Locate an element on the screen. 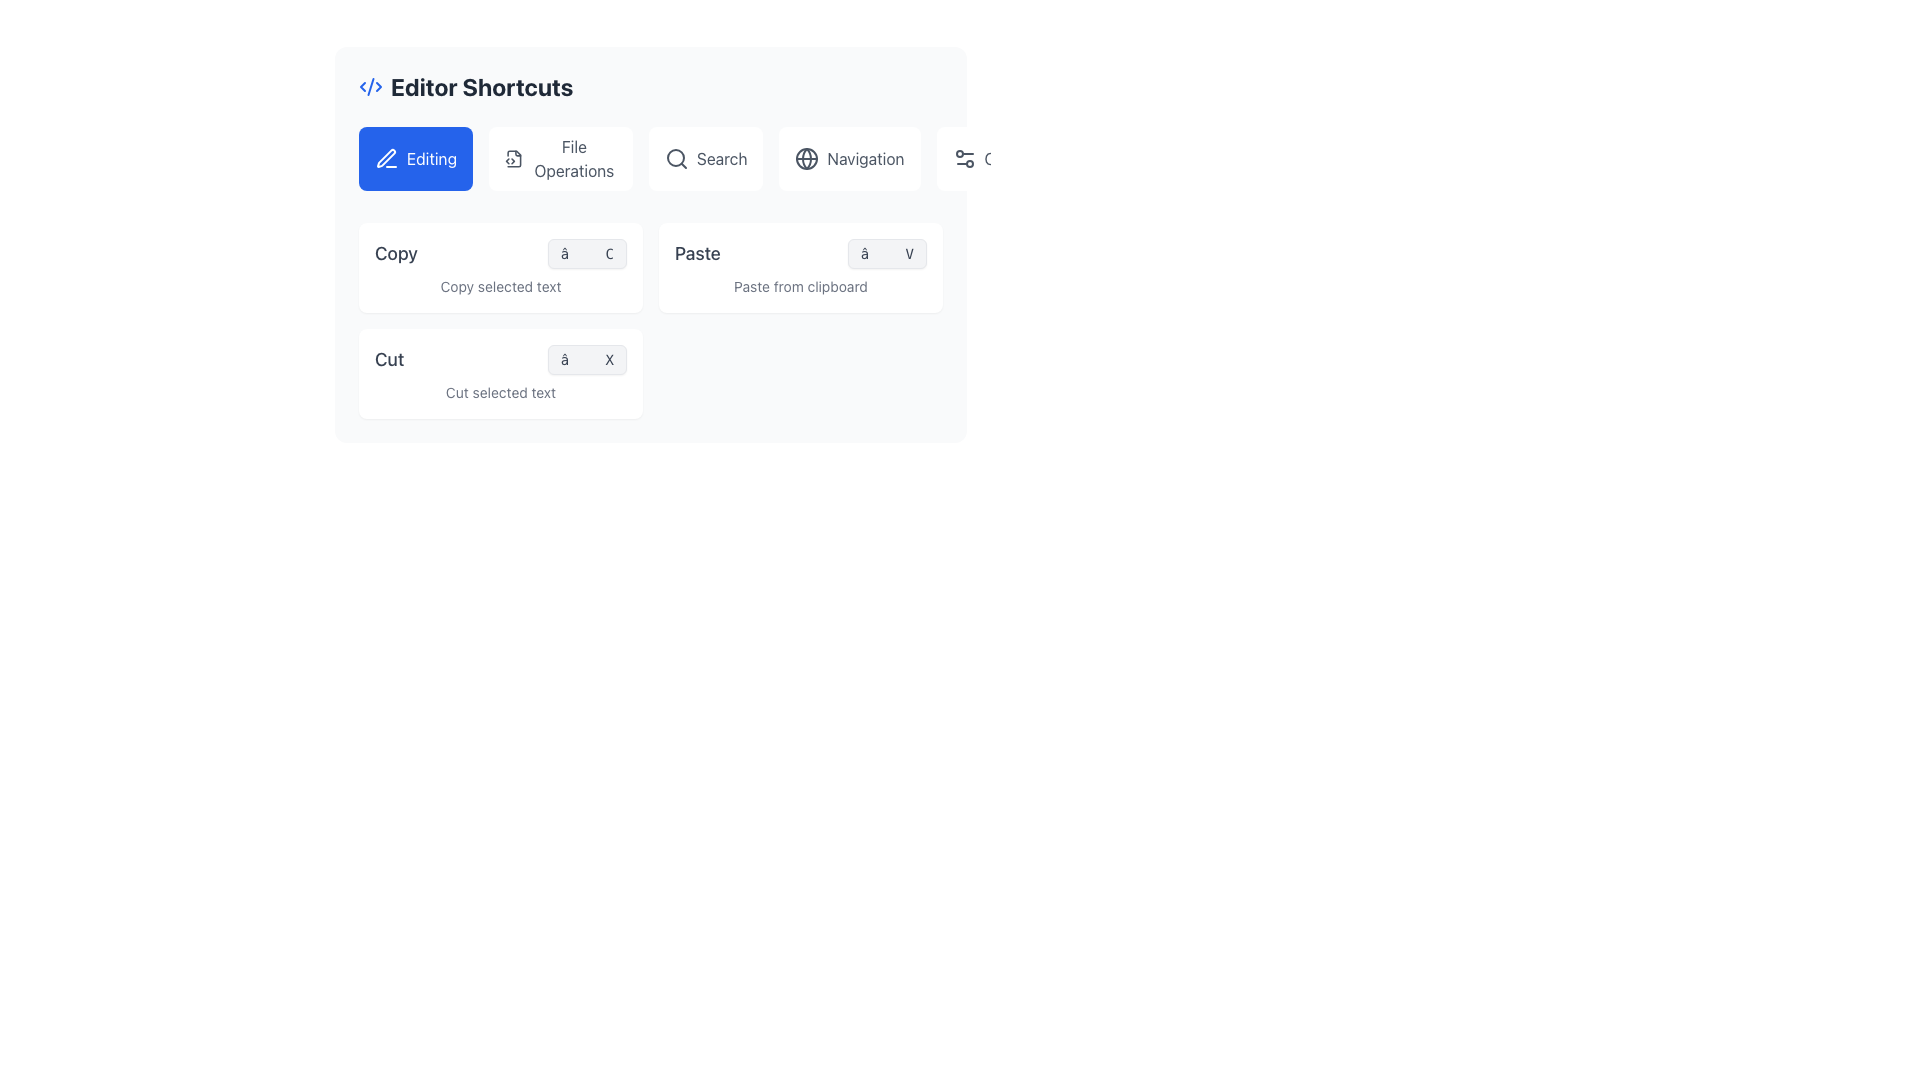 The height and width of the screenshot is (1080, 1920). informational text label that reads 'Paste from clipboard', which is styled in a smaller font size with a light gray color, located below the header 'Paste' is located at coordinates (801, 286).